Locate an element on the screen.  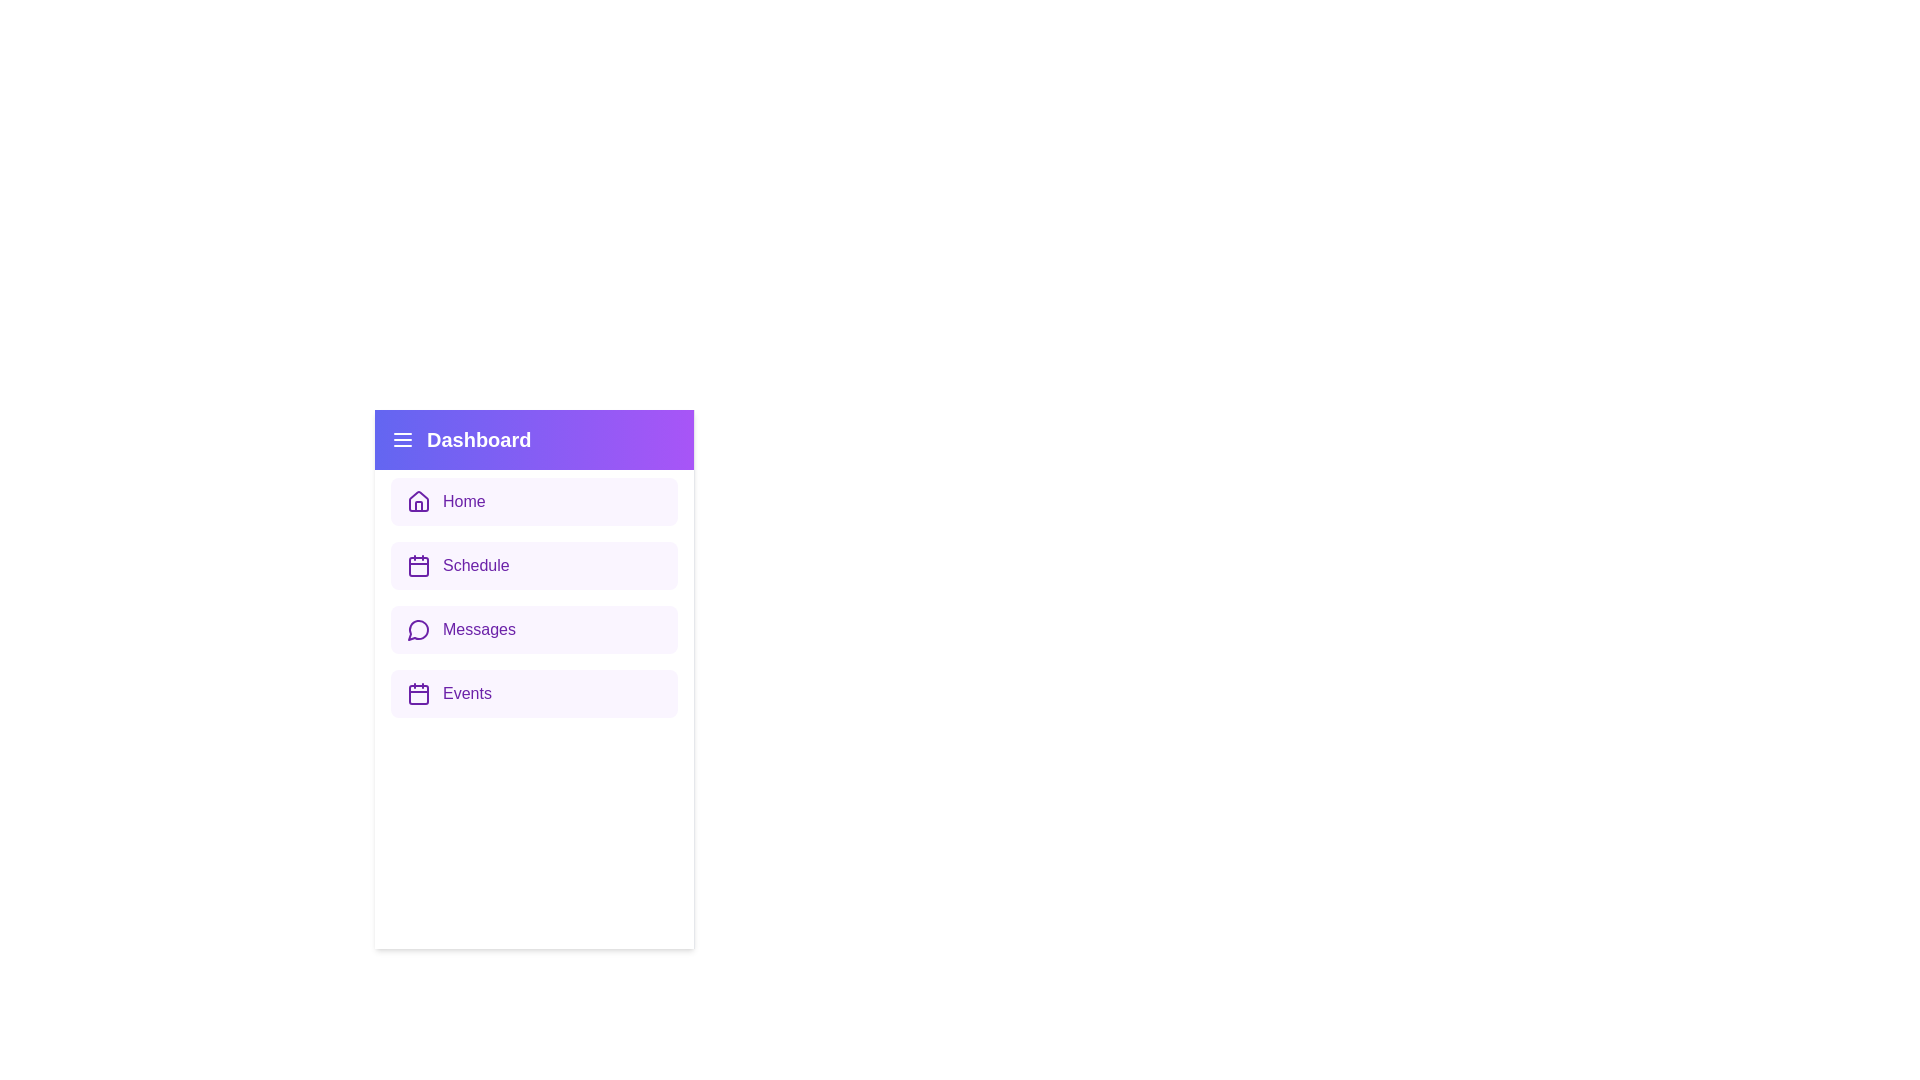
the menu item labeled Home is located at coordinates (534, 500).